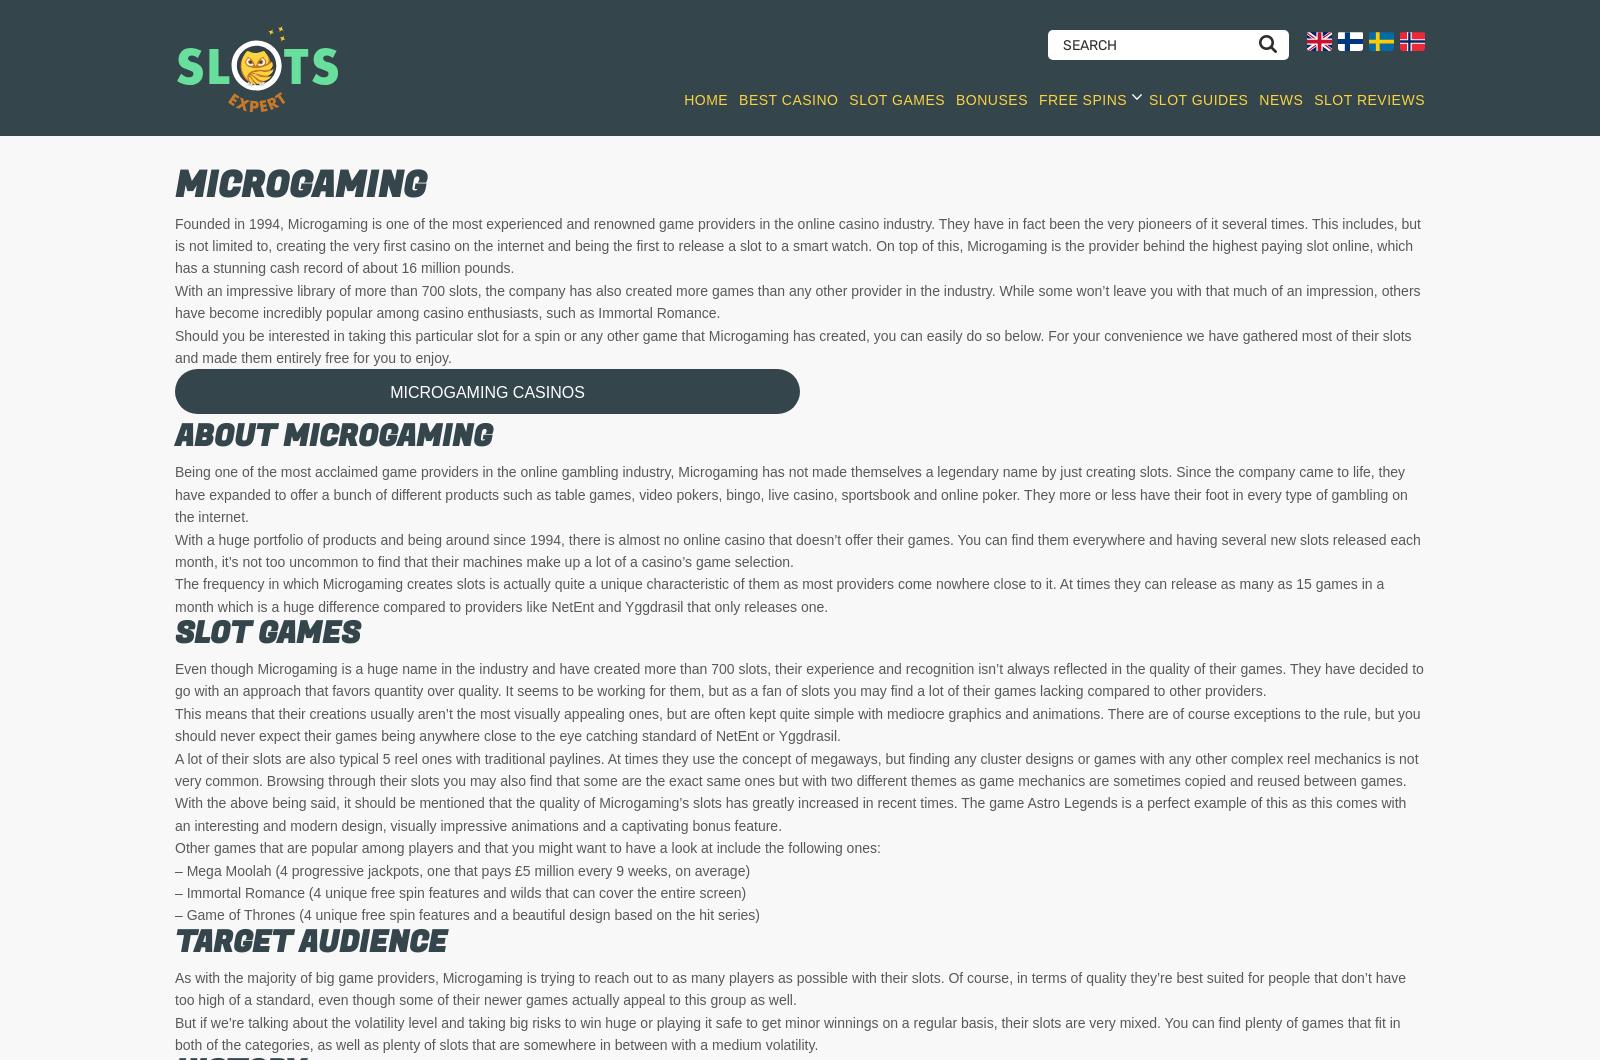 This screenshot has height=1060, width=1600. Describe the element at coordinates (695, 576) in the screenshot. I see `'Emperors garden'` at that location.